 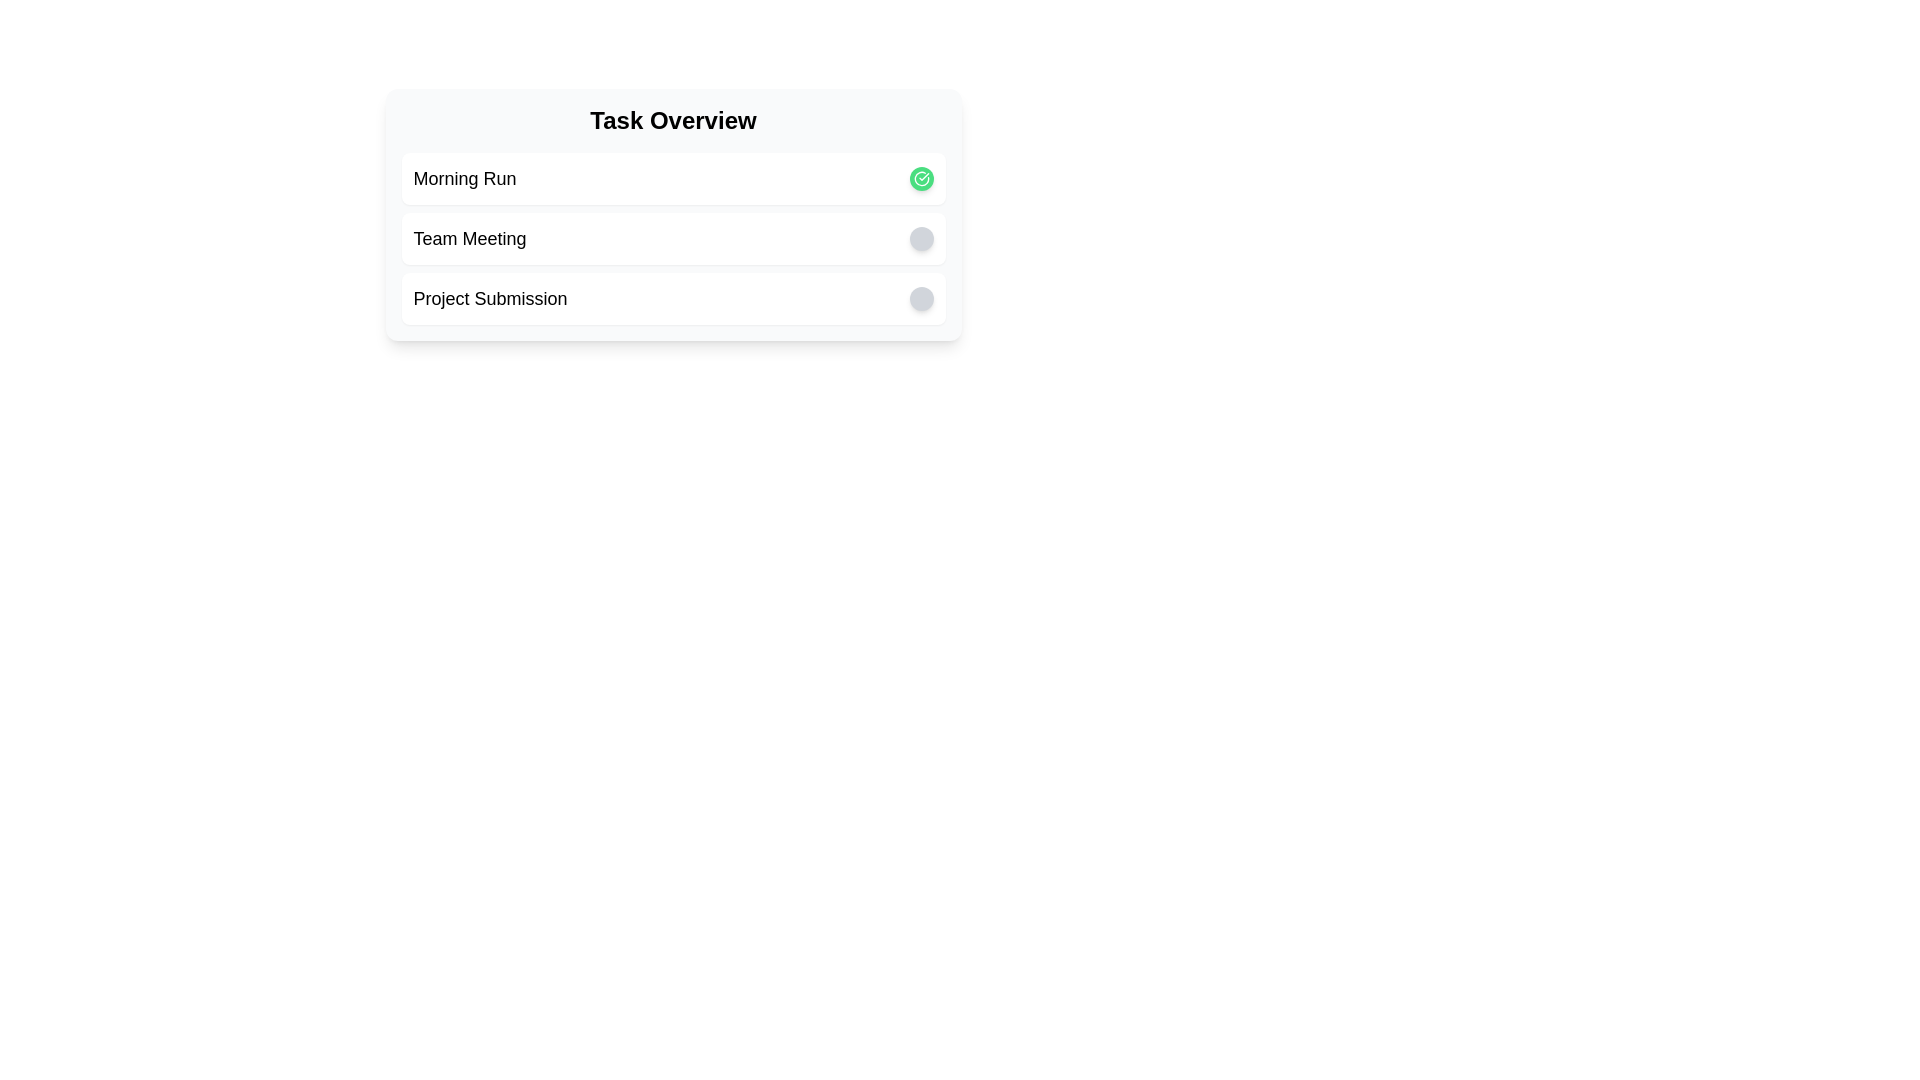 What do you see at coordinates (464, 177) in the screenshot?
I see `the static text label displaying 'Morning Run', which is prominently styled in a large font size and medium weight, located in the first row of a vertically stacked list` at bounding box center [464, 177].